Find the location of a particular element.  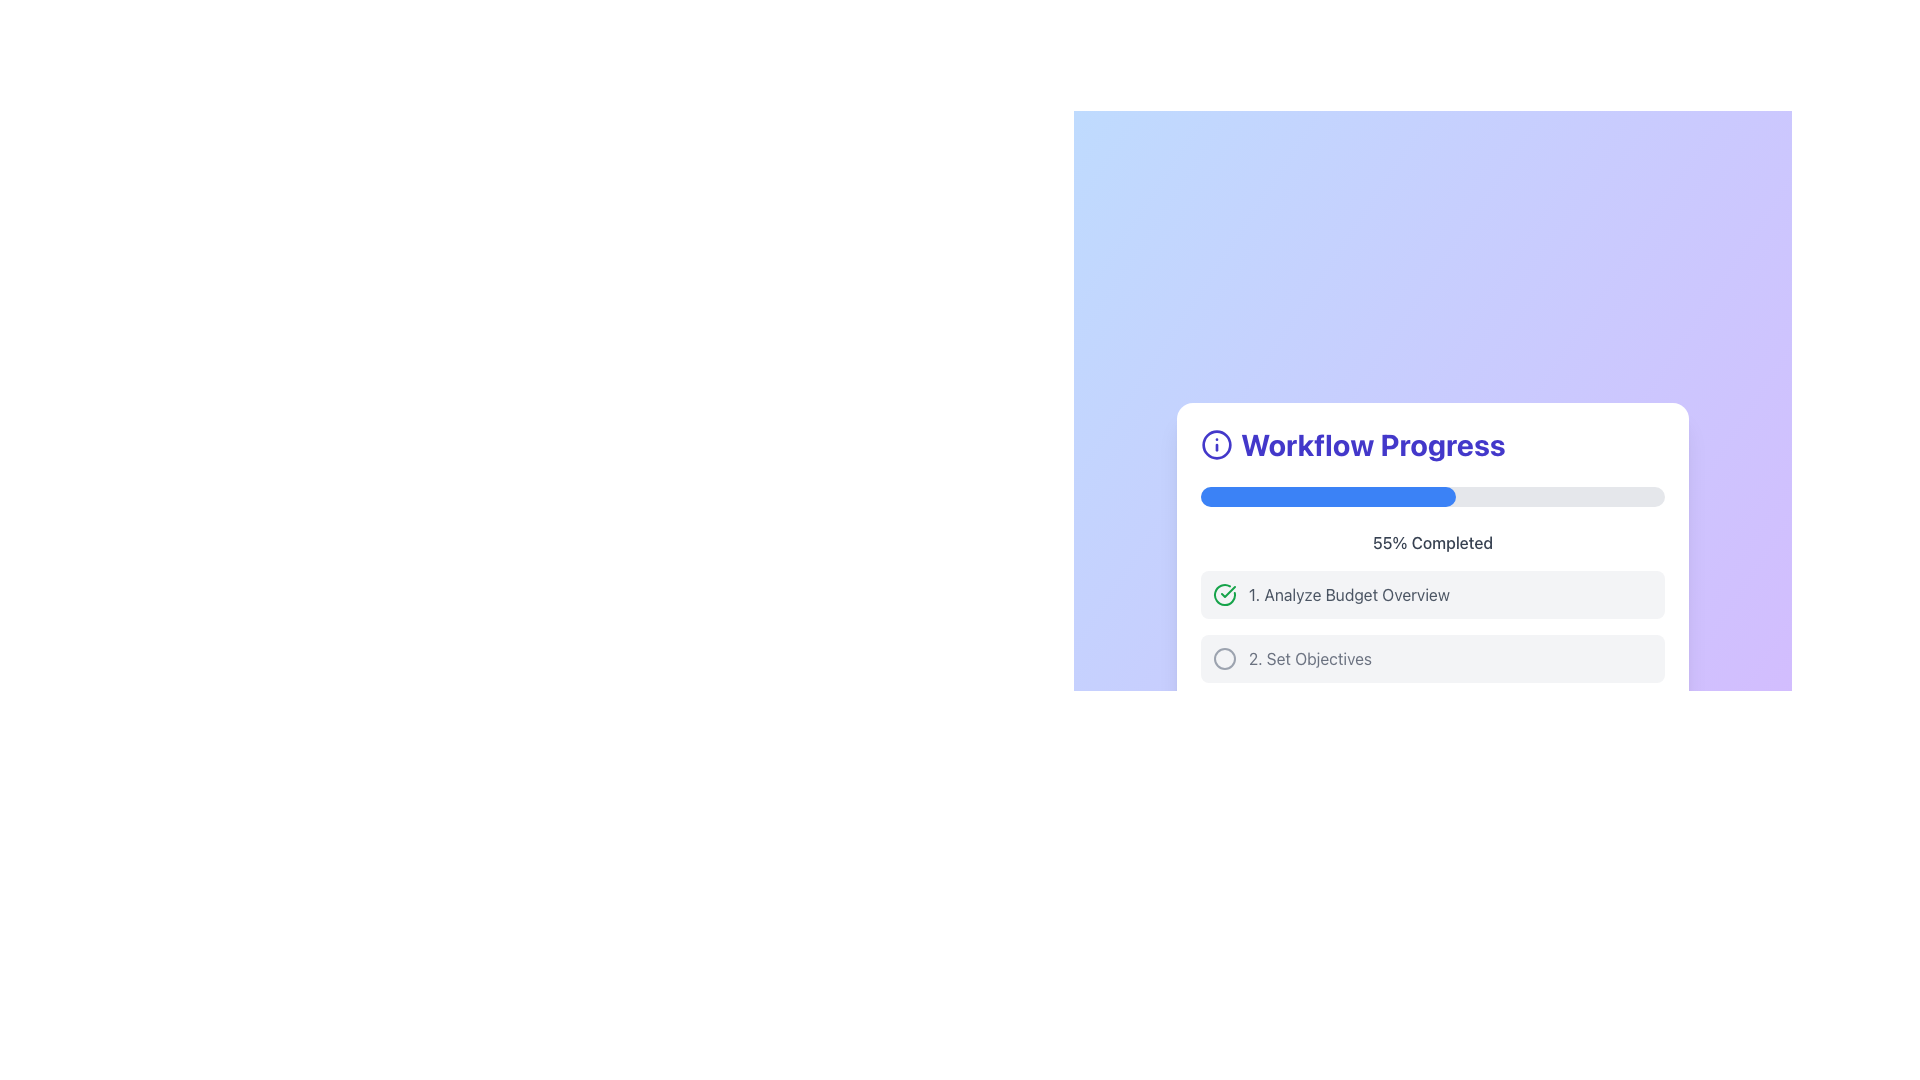

the Progress bar indicating 55% completion within the 'Workflow Progress' section is located at coordinates (1328, 496).